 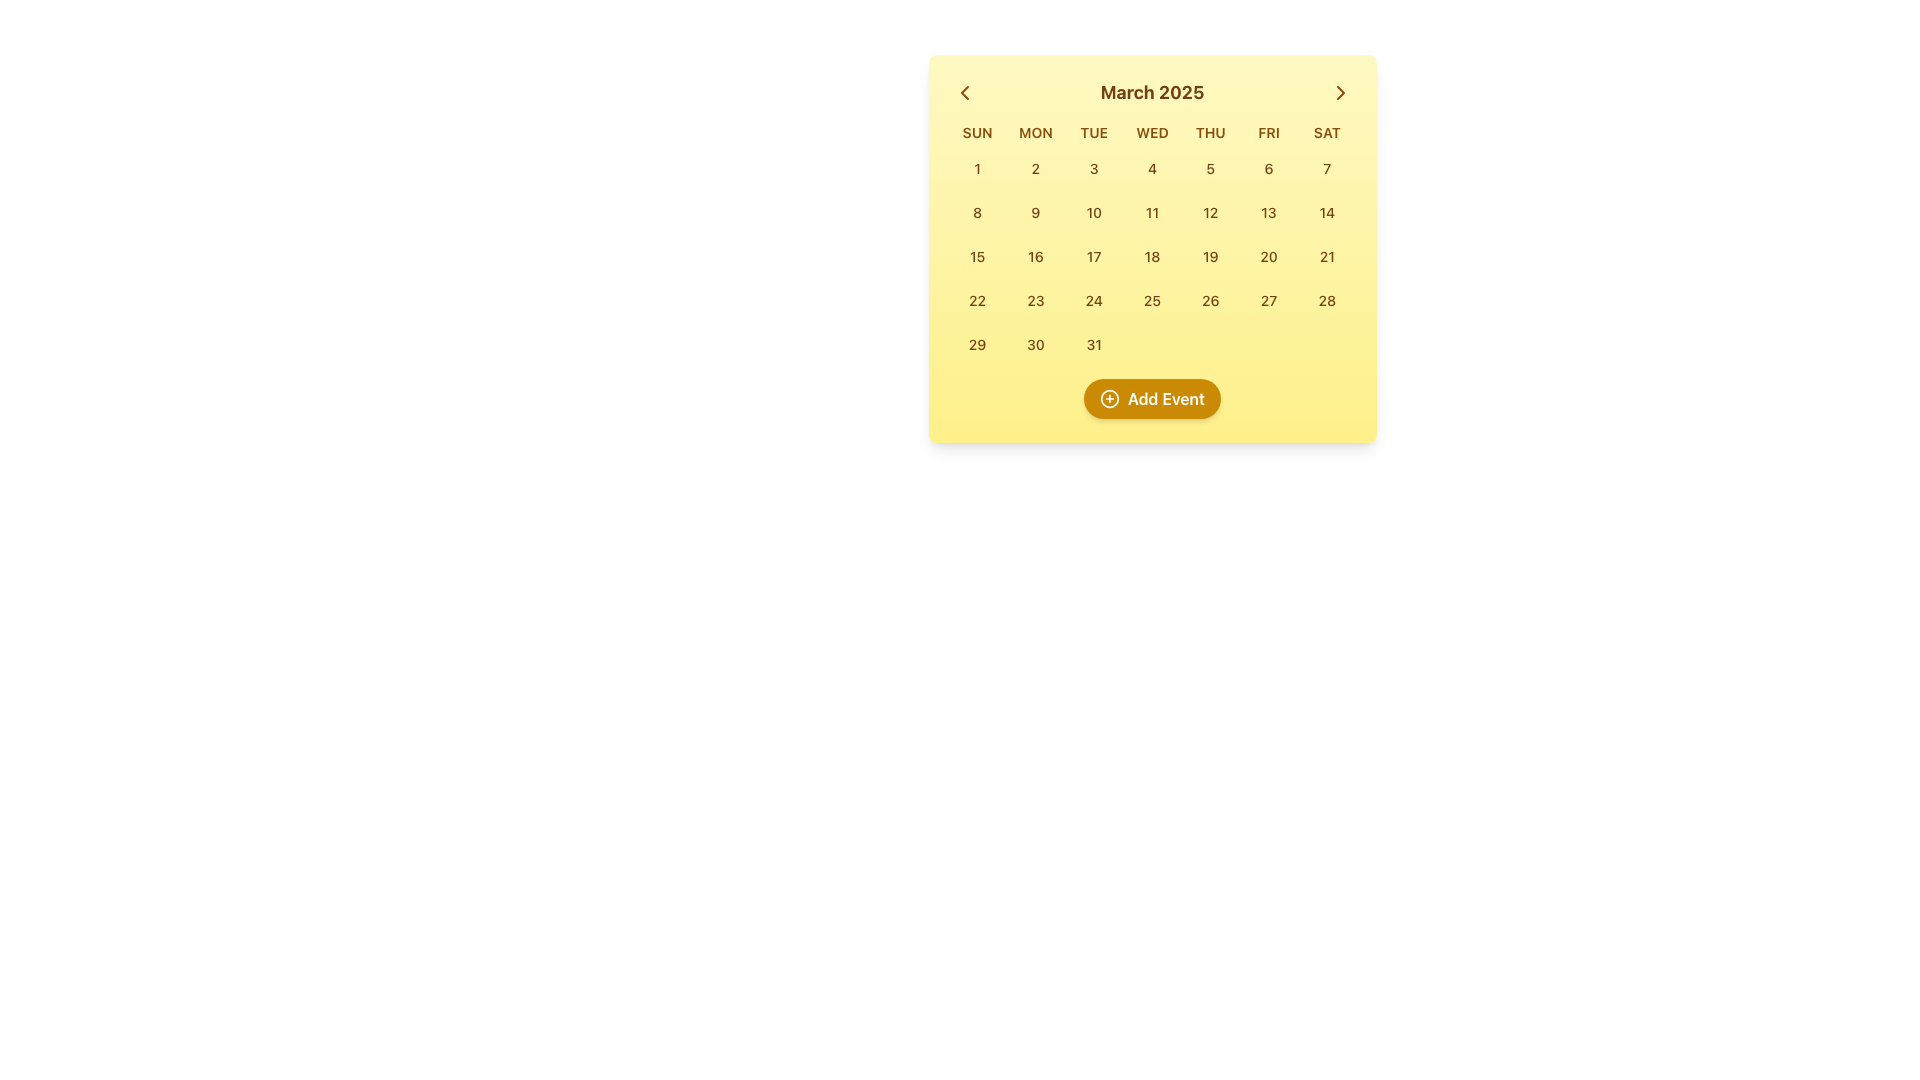 I want to click on the Button-like text element representing the date March 8, 2025, in the calendar grid, so click(x=977, y=212).